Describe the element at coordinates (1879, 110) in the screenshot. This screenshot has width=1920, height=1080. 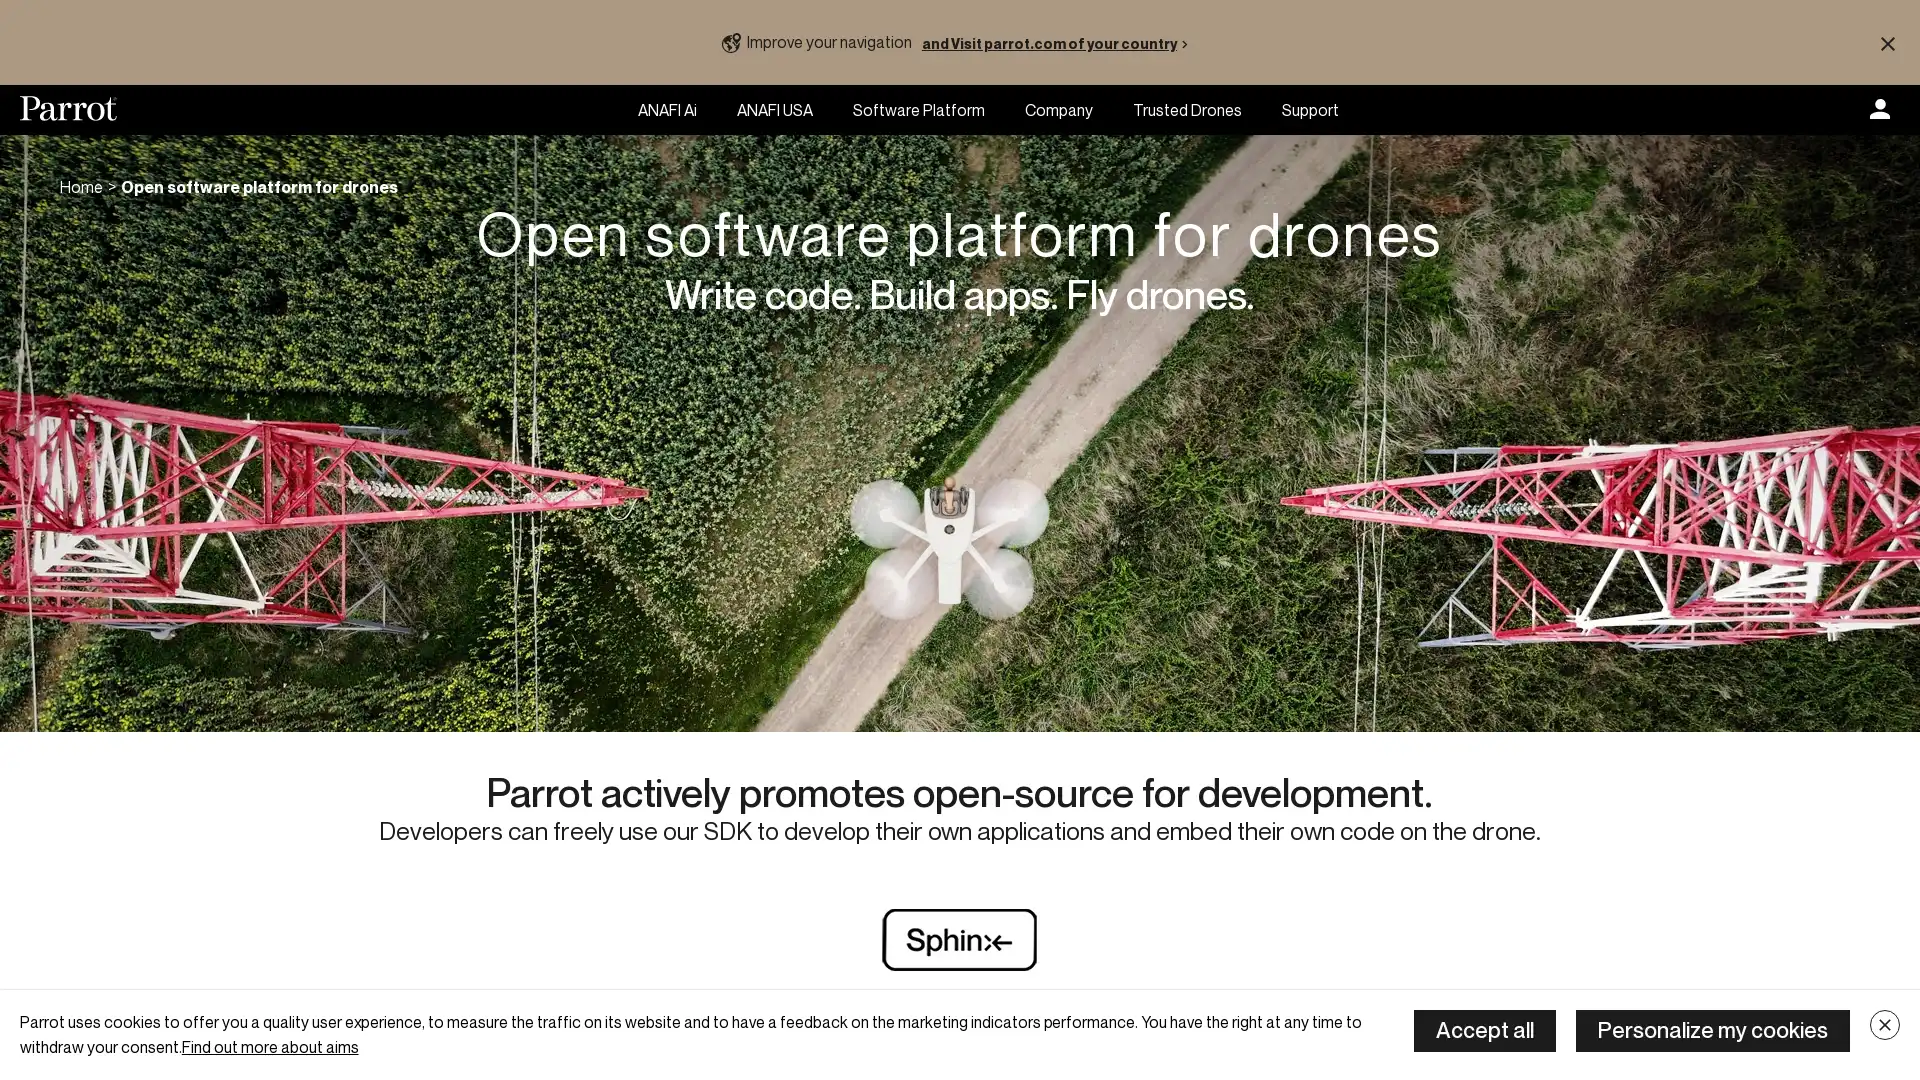
I see `my-parrot` at that location.